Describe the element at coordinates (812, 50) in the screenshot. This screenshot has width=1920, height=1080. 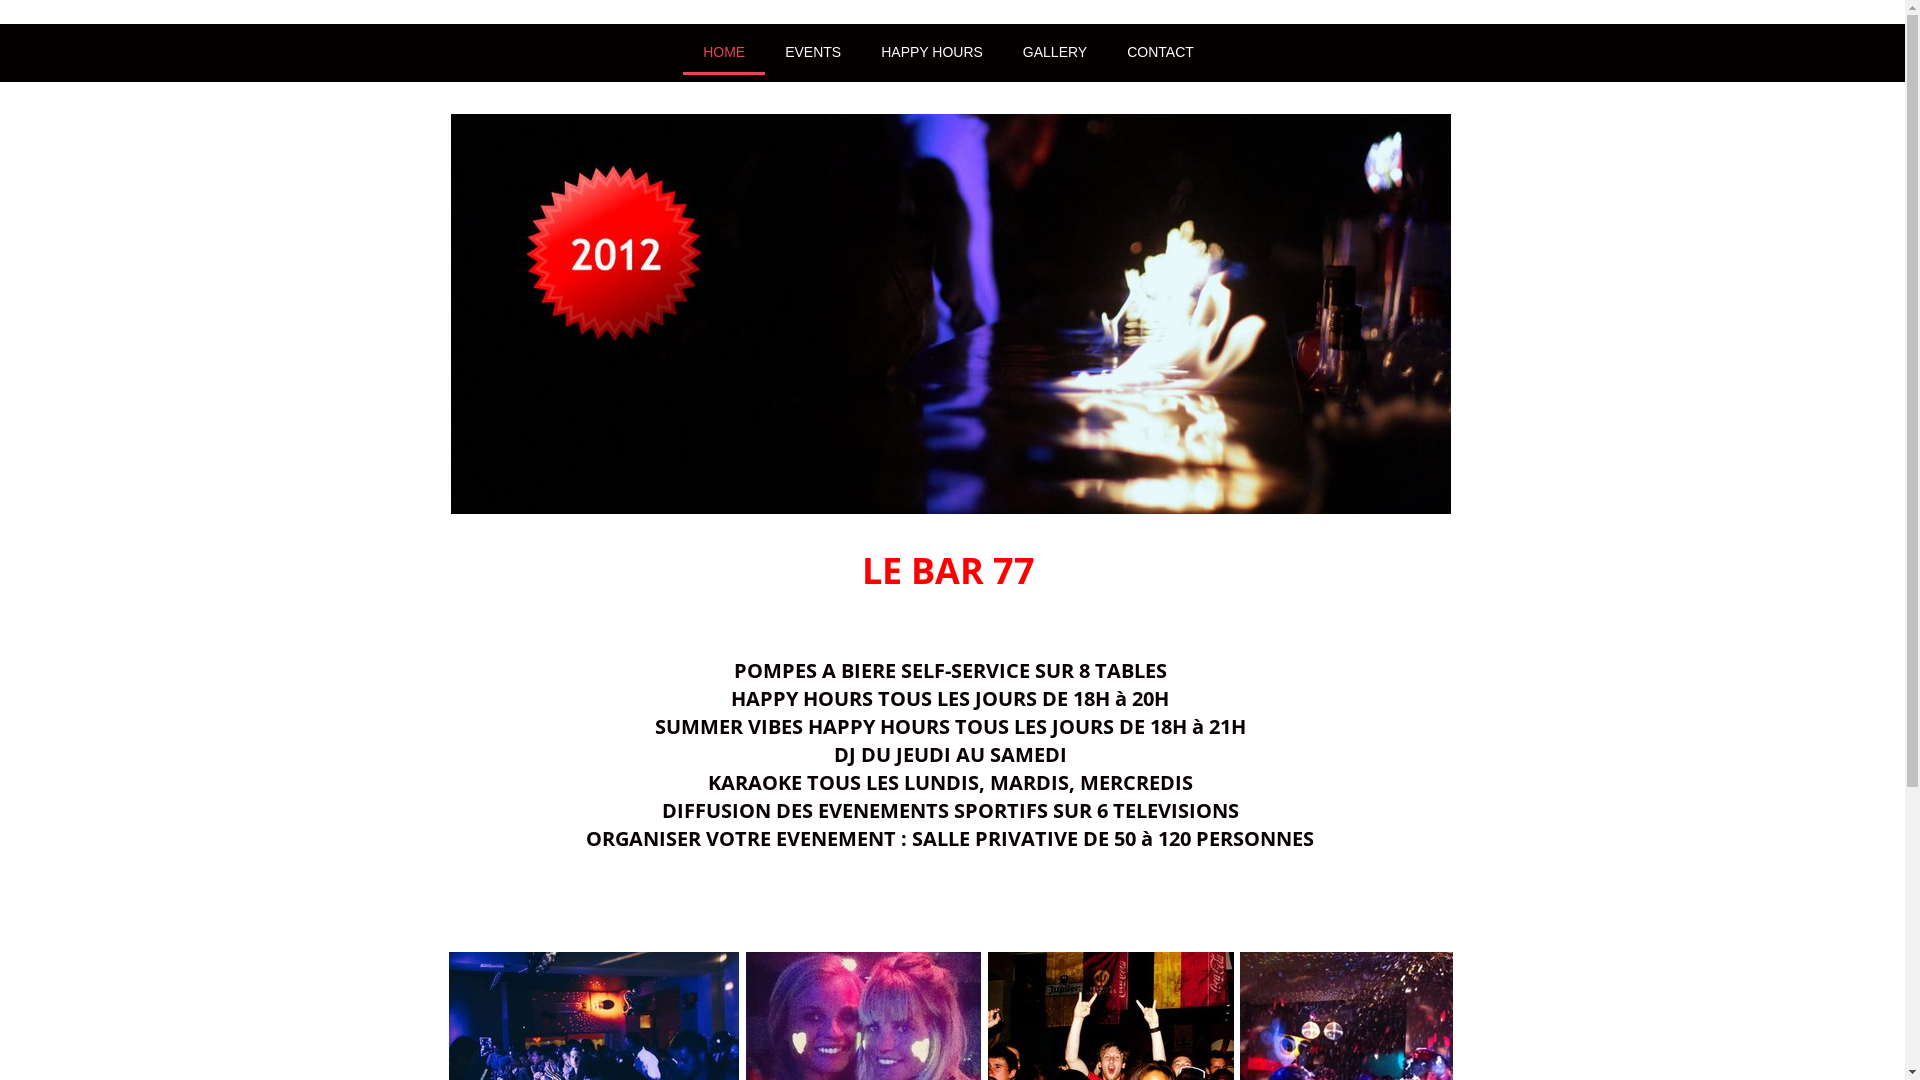
I see `'EVENTS'` at that location.